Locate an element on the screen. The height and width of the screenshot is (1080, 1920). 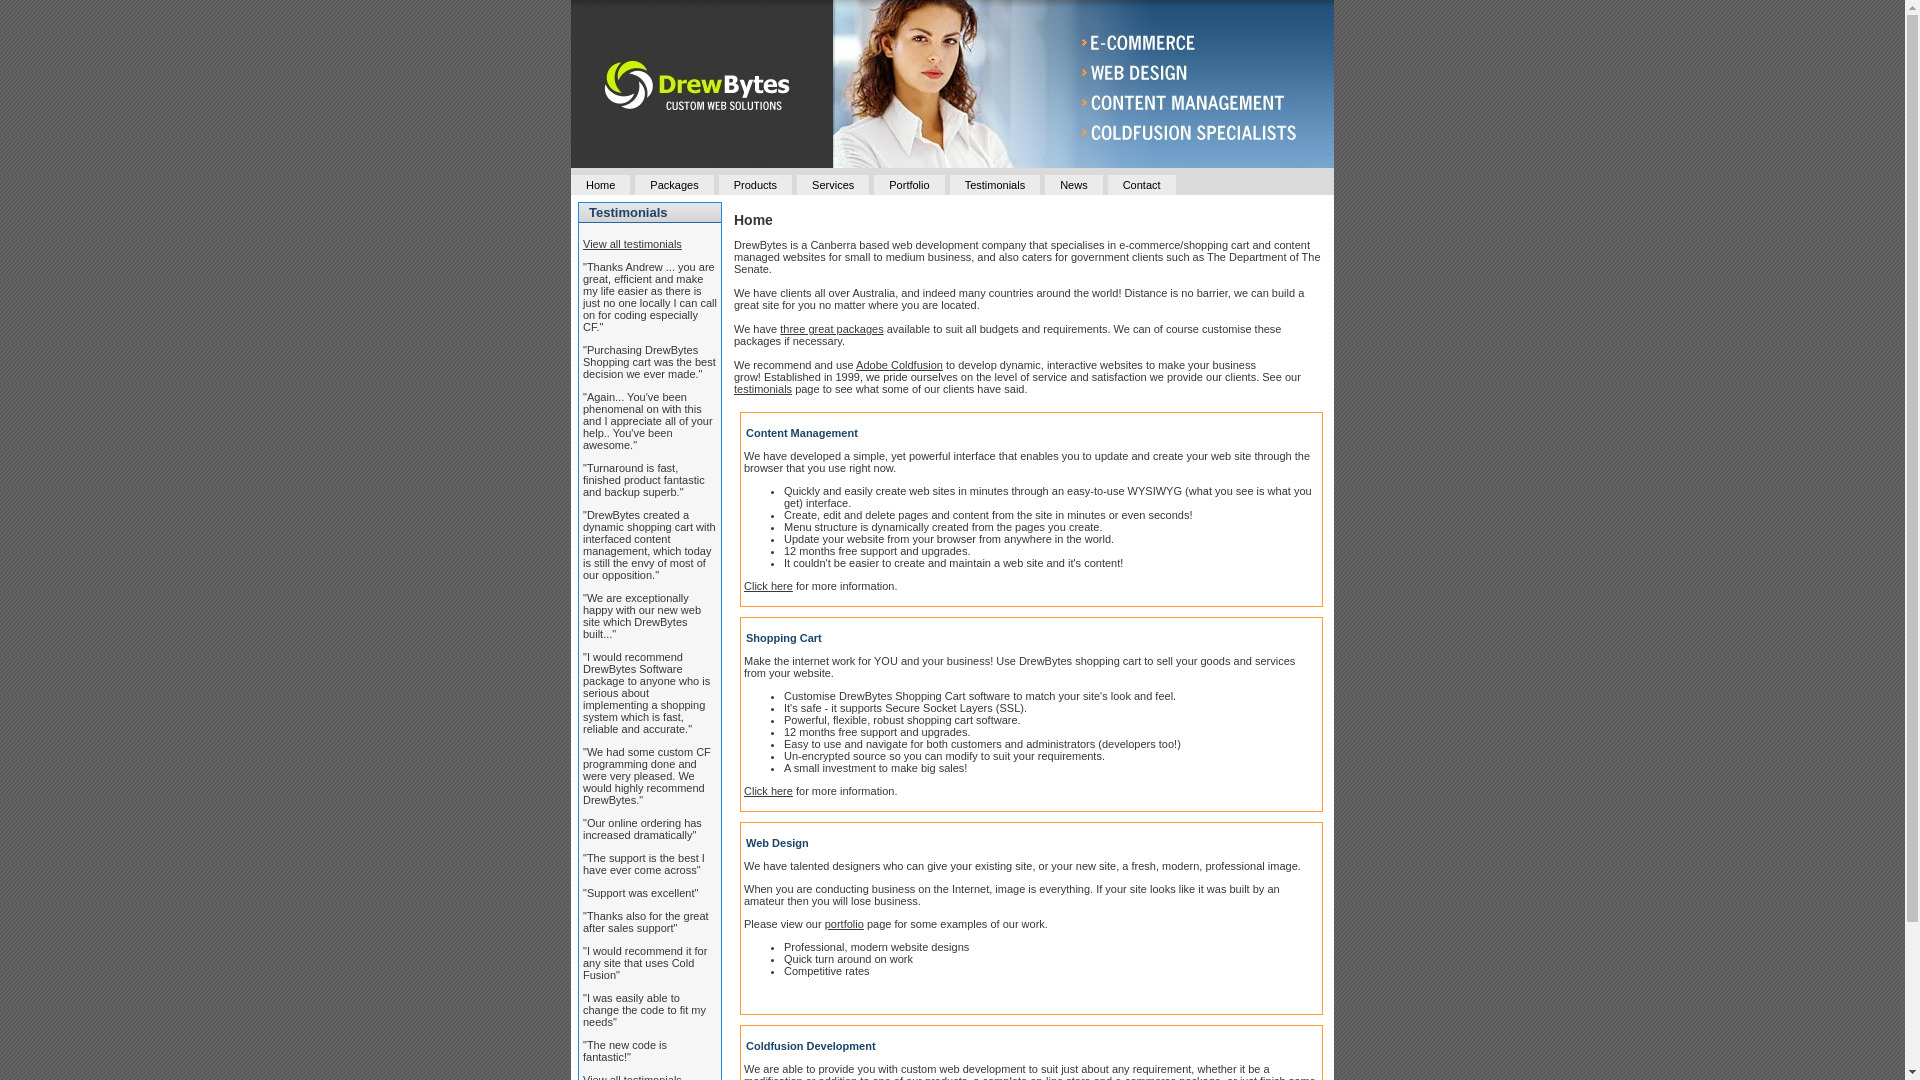
'Contact' is located at coordinates (1107, 185).